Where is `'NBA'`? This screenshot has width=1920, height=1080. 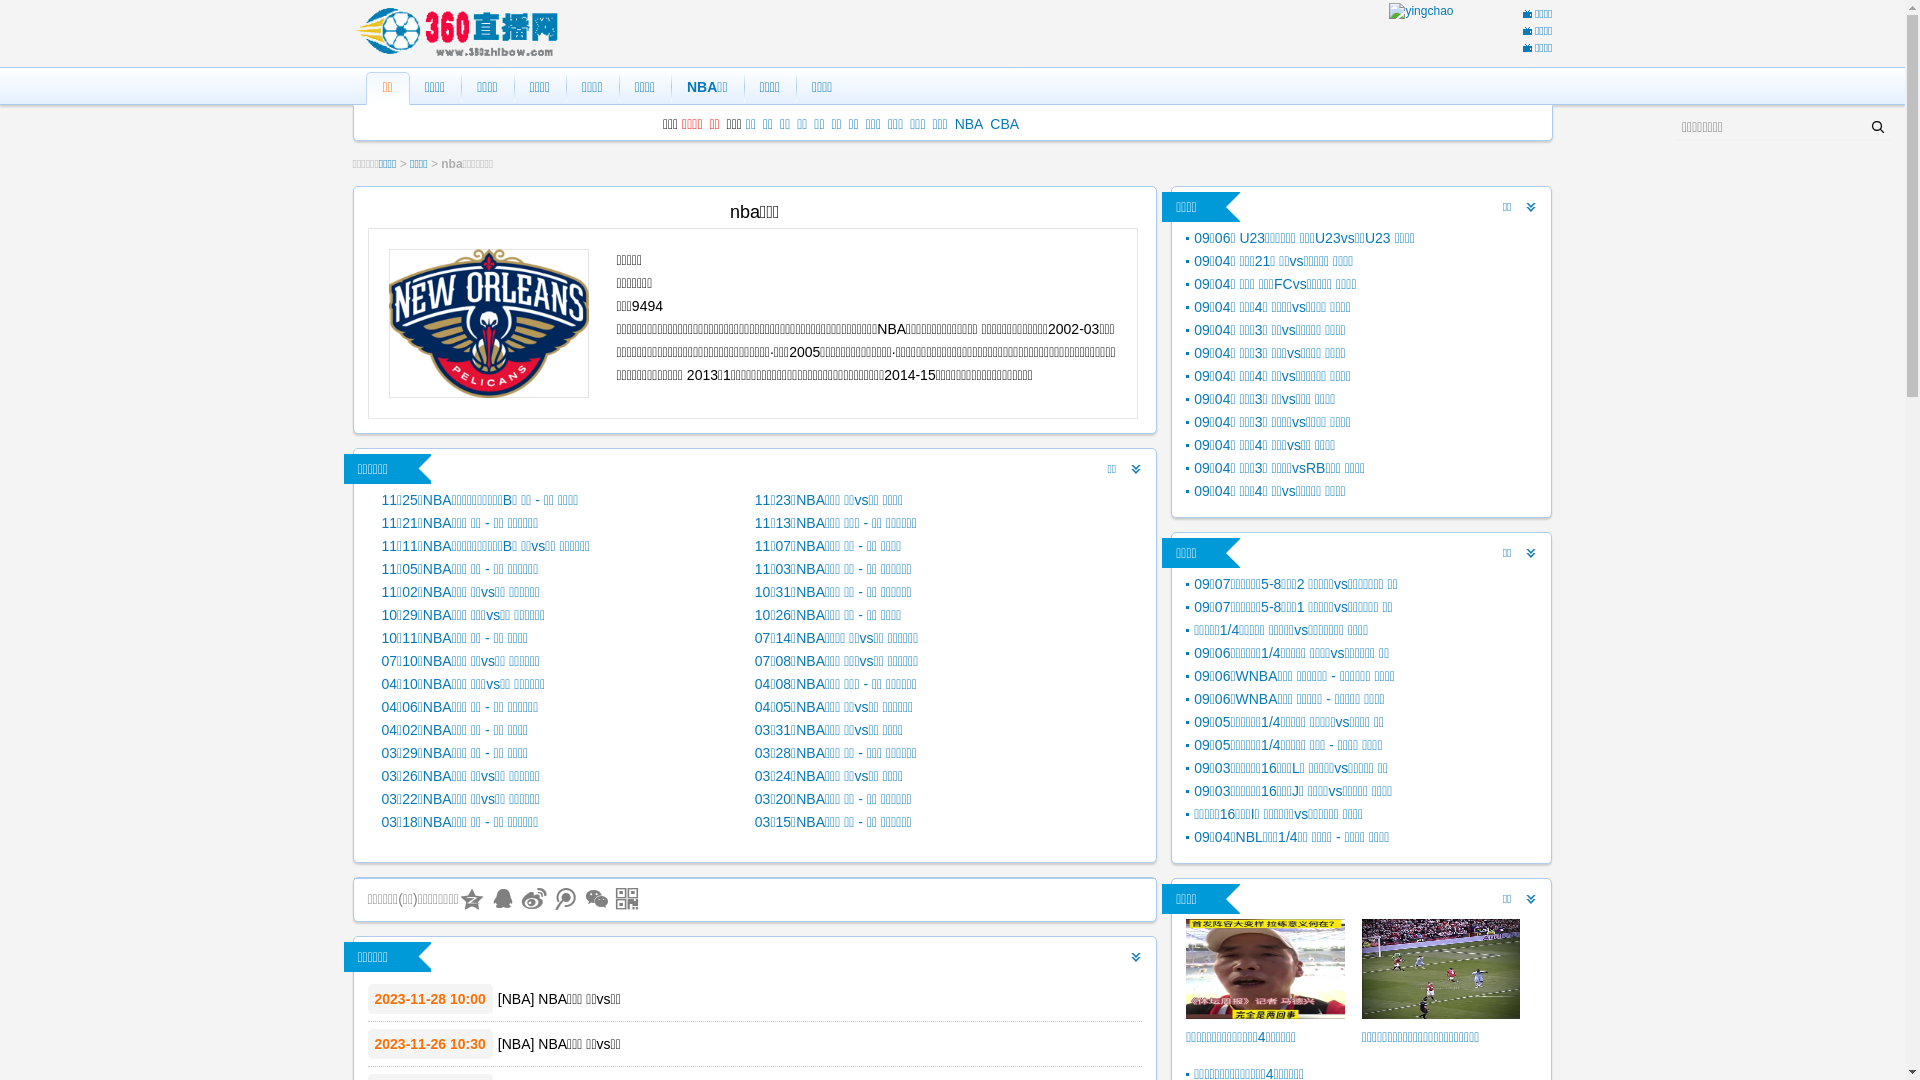 'NBA' is located at coordinates (516, 999).